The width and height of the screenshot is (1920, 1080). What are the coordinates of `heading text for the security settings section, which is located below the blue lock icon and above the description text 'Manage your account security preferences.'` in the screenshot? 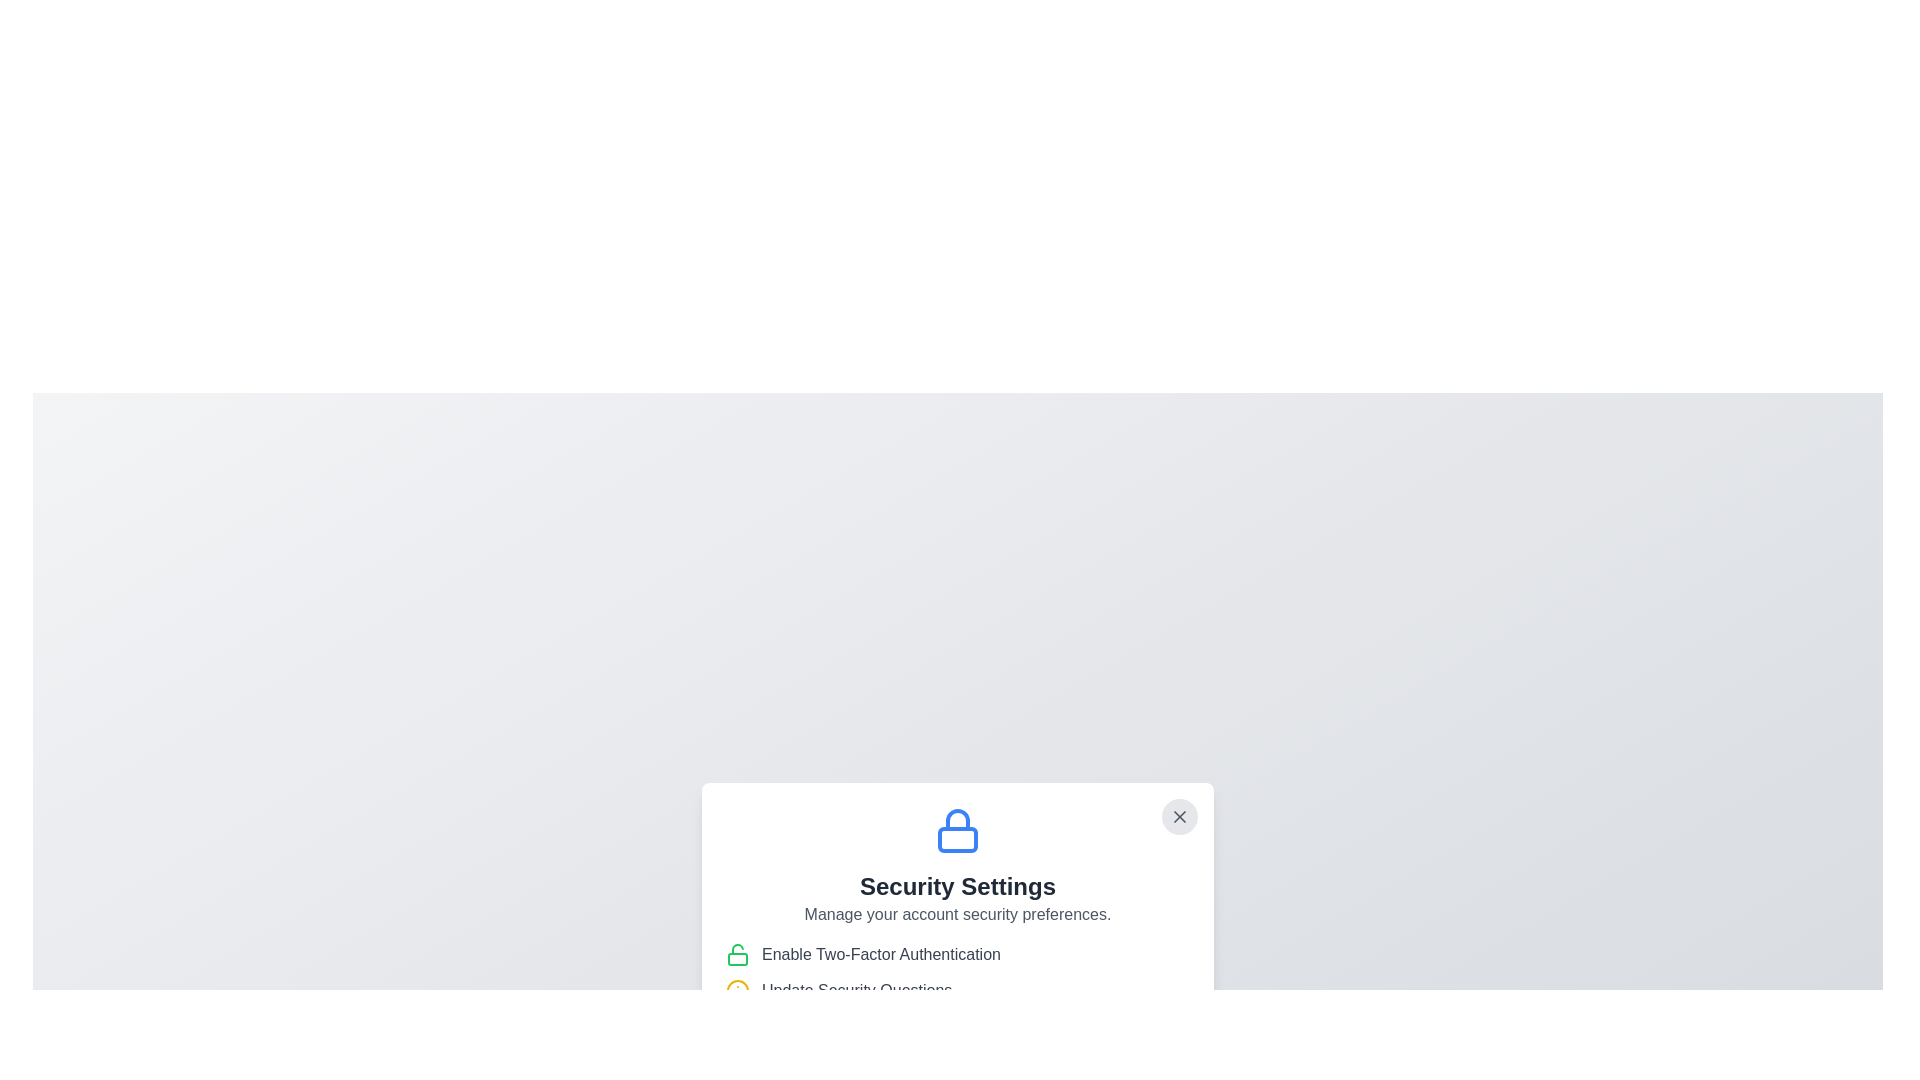 It's located at (957, 886).